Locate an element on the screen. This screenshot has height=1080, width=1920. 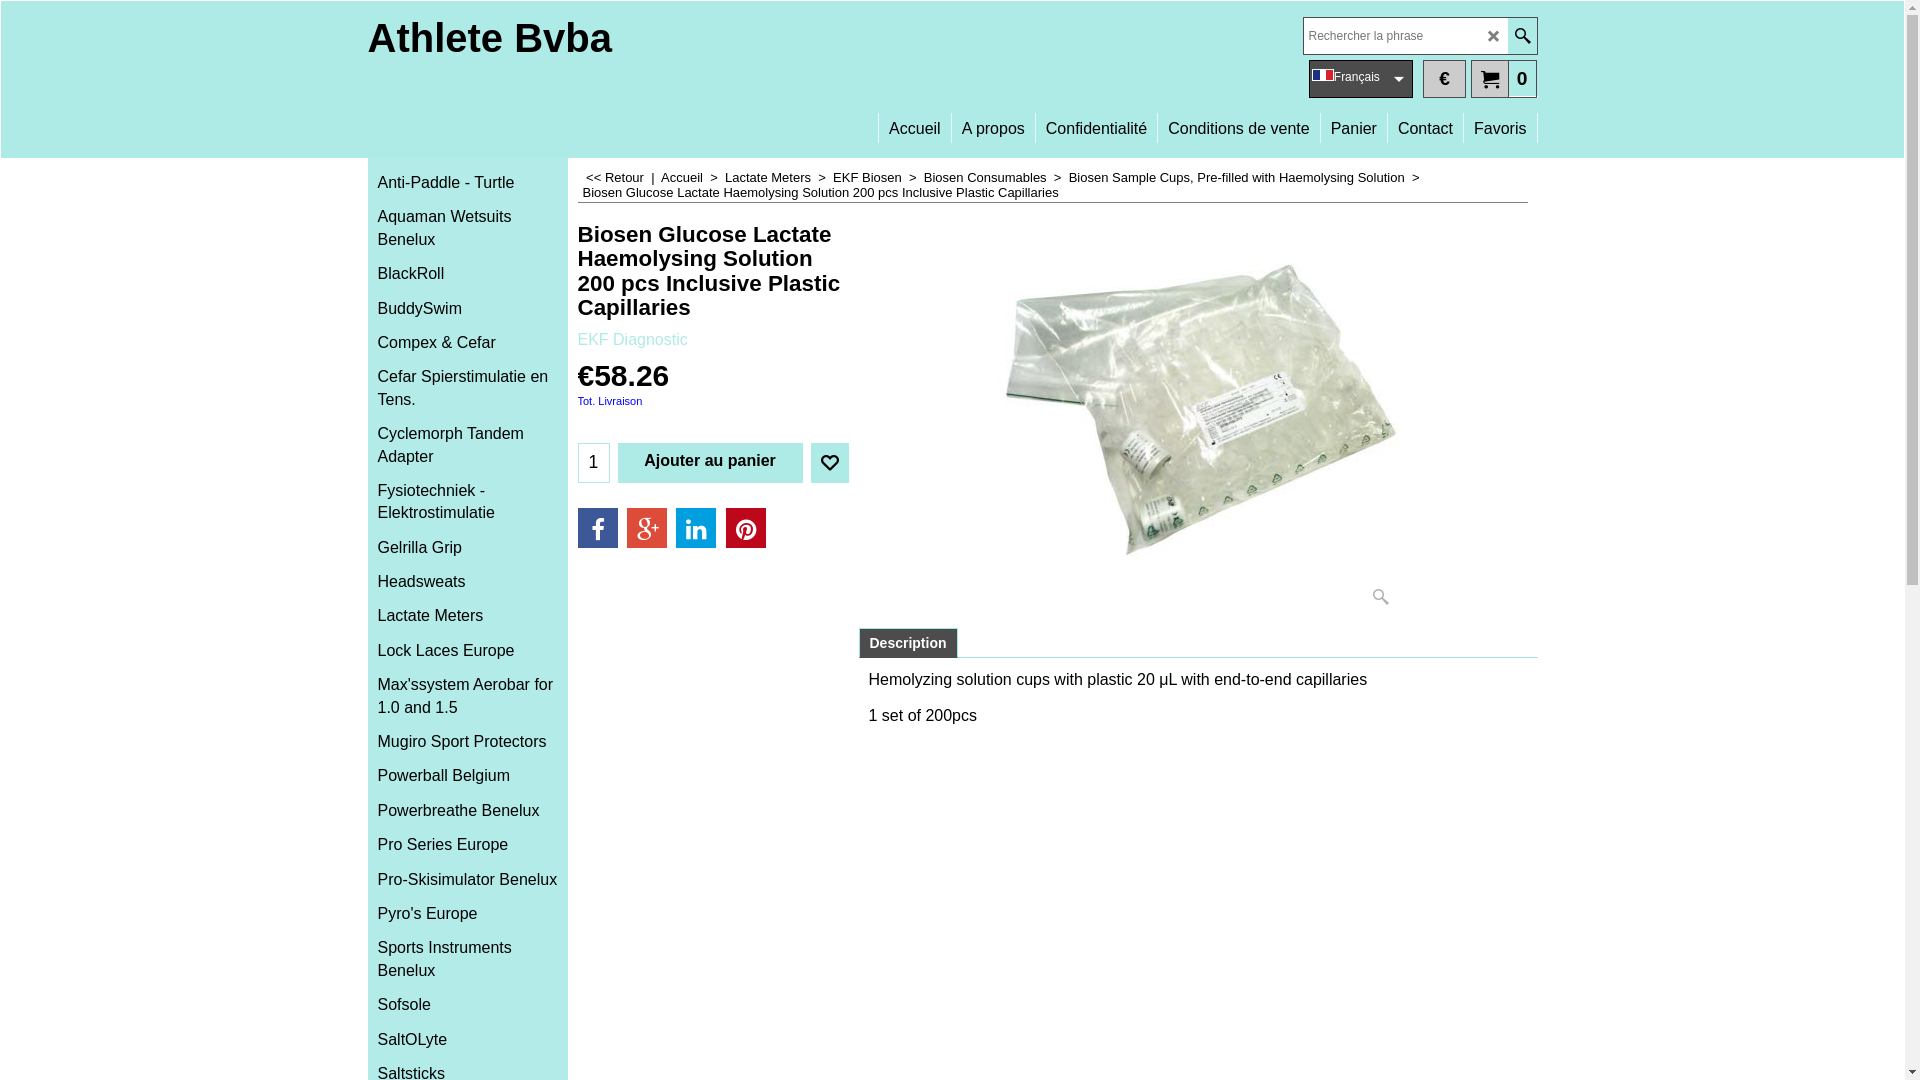
'Tot. Livraison' is located at coordinates (609, 401).